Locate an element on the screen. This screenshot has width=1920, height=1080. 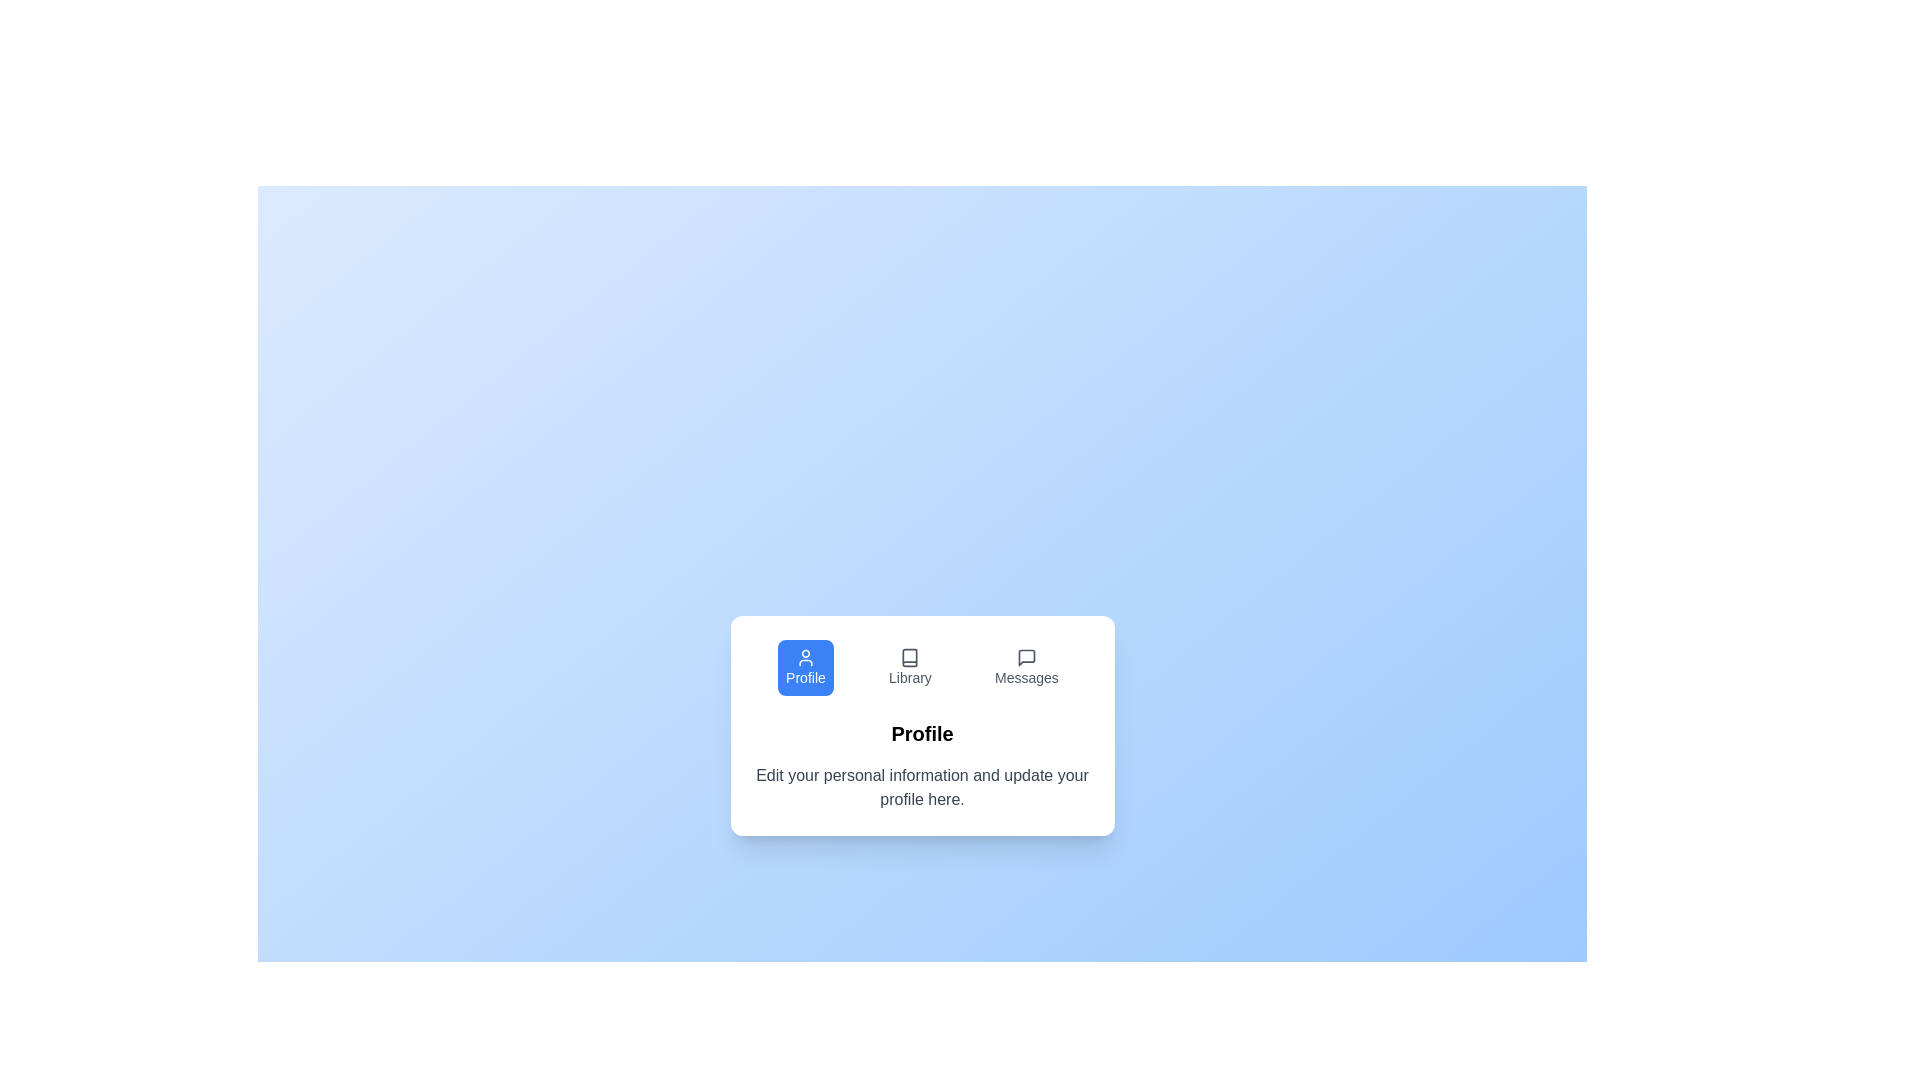
the tab labeled Profile to inspect its icon is located at coordinates (806, 667).